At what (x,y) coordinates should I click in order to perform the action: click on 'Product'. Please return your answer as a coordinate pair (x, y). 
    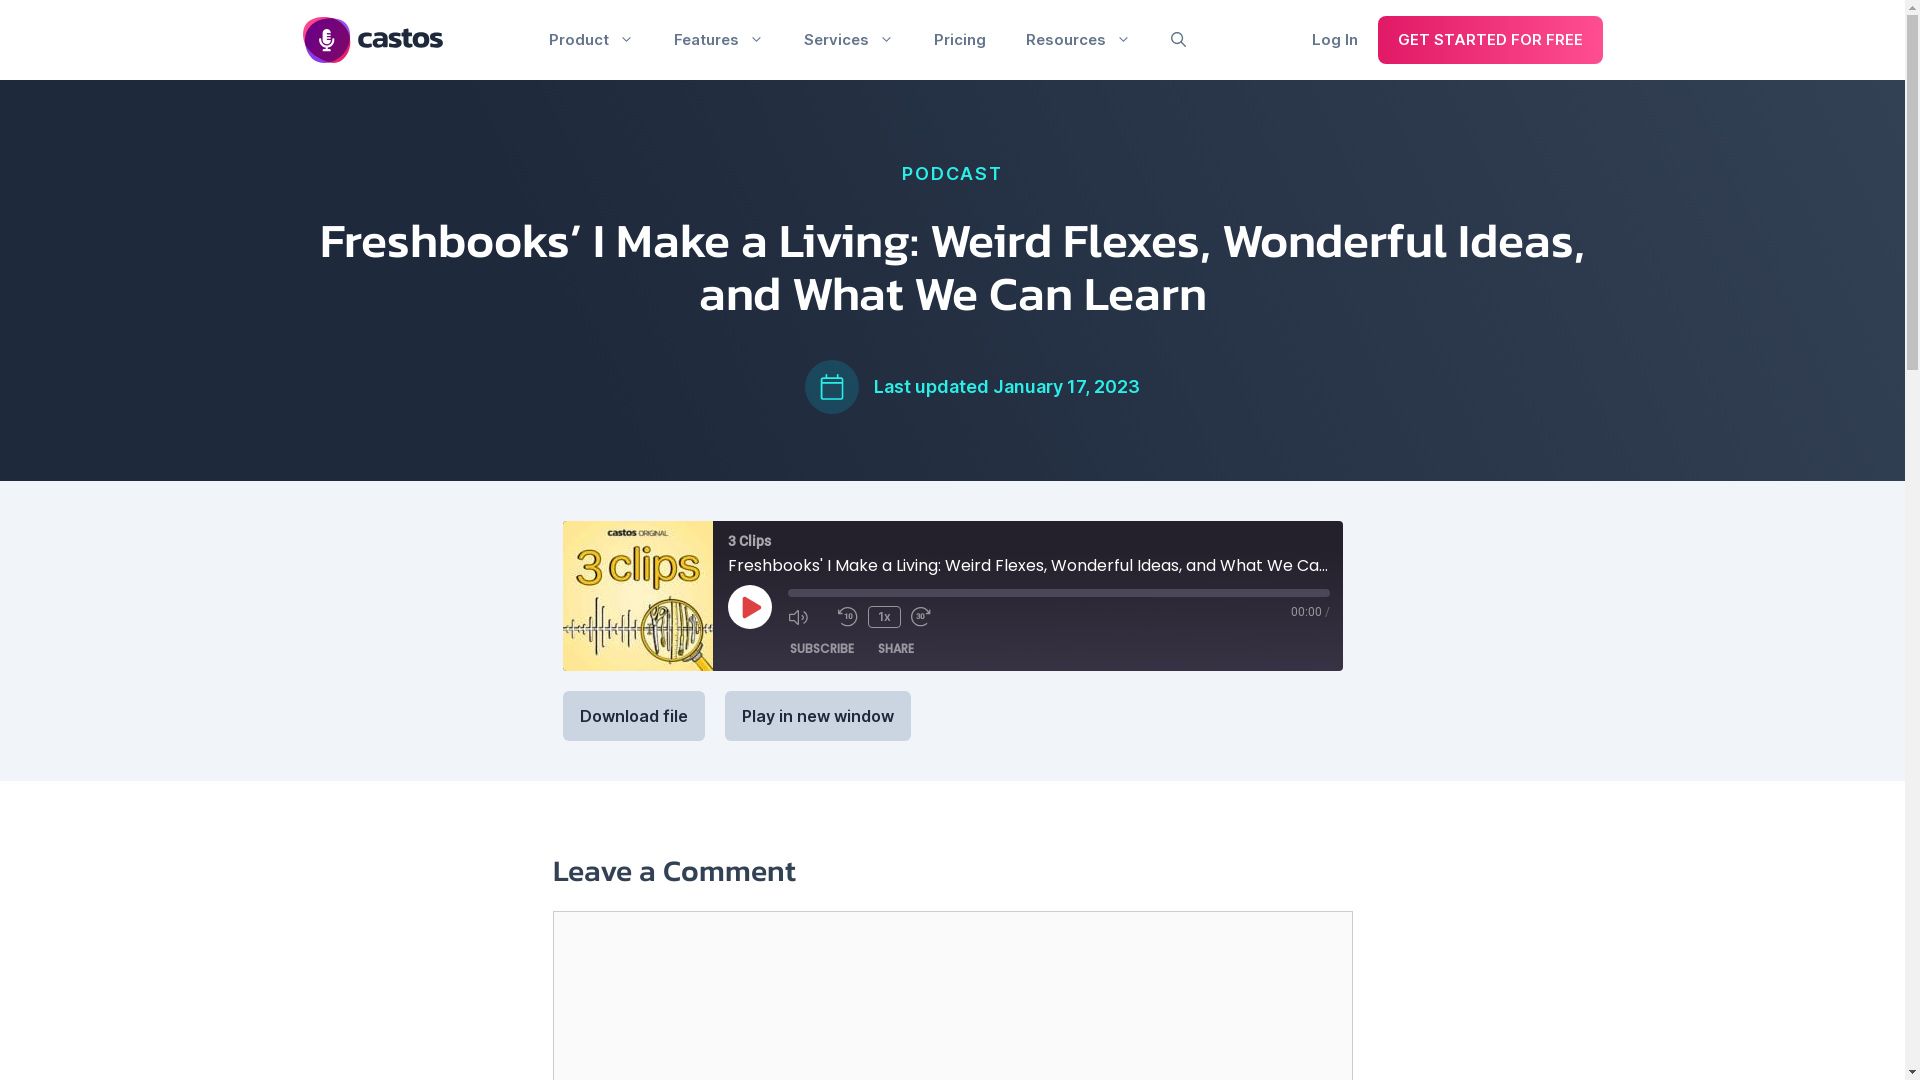
    Looking at the image, I should click on (528, 39).